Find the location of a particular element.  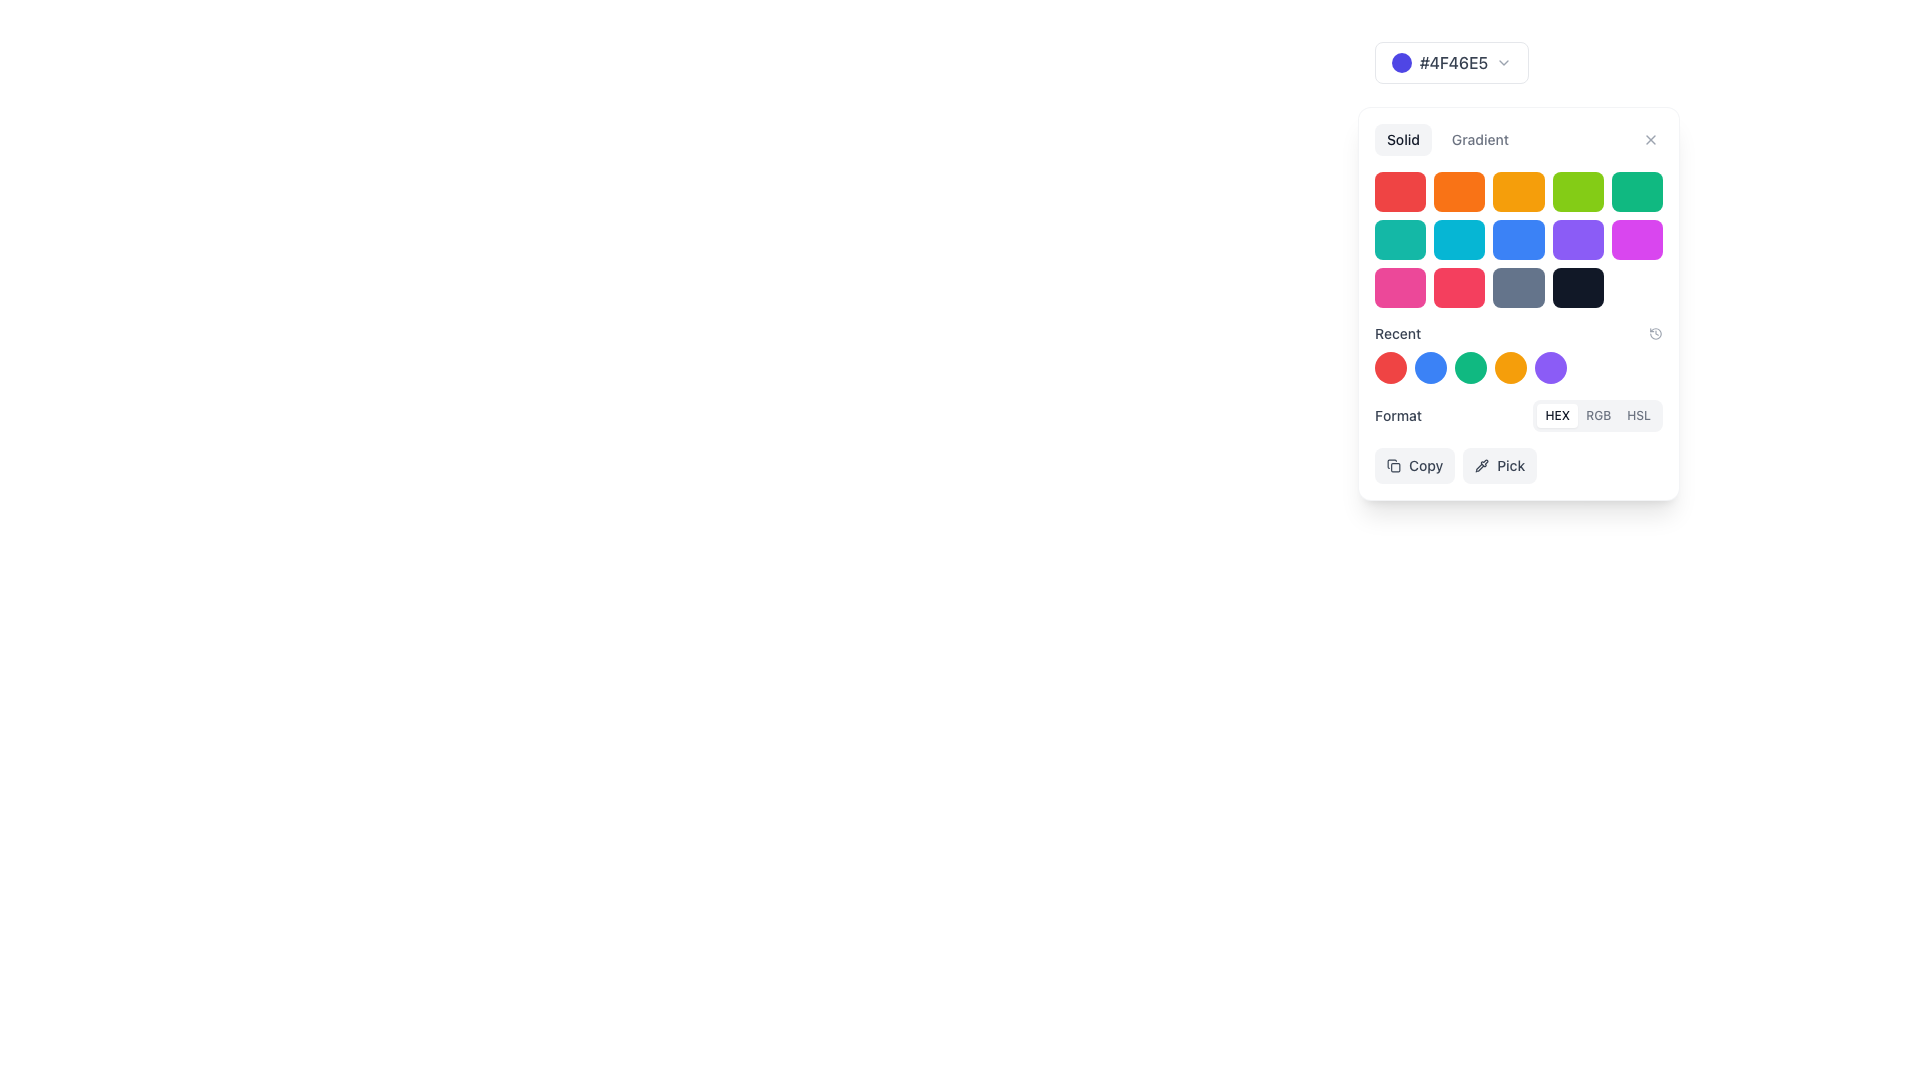

the fourth button in the color selection row to trigger the hover effect is located at coordinates (1511, 367).